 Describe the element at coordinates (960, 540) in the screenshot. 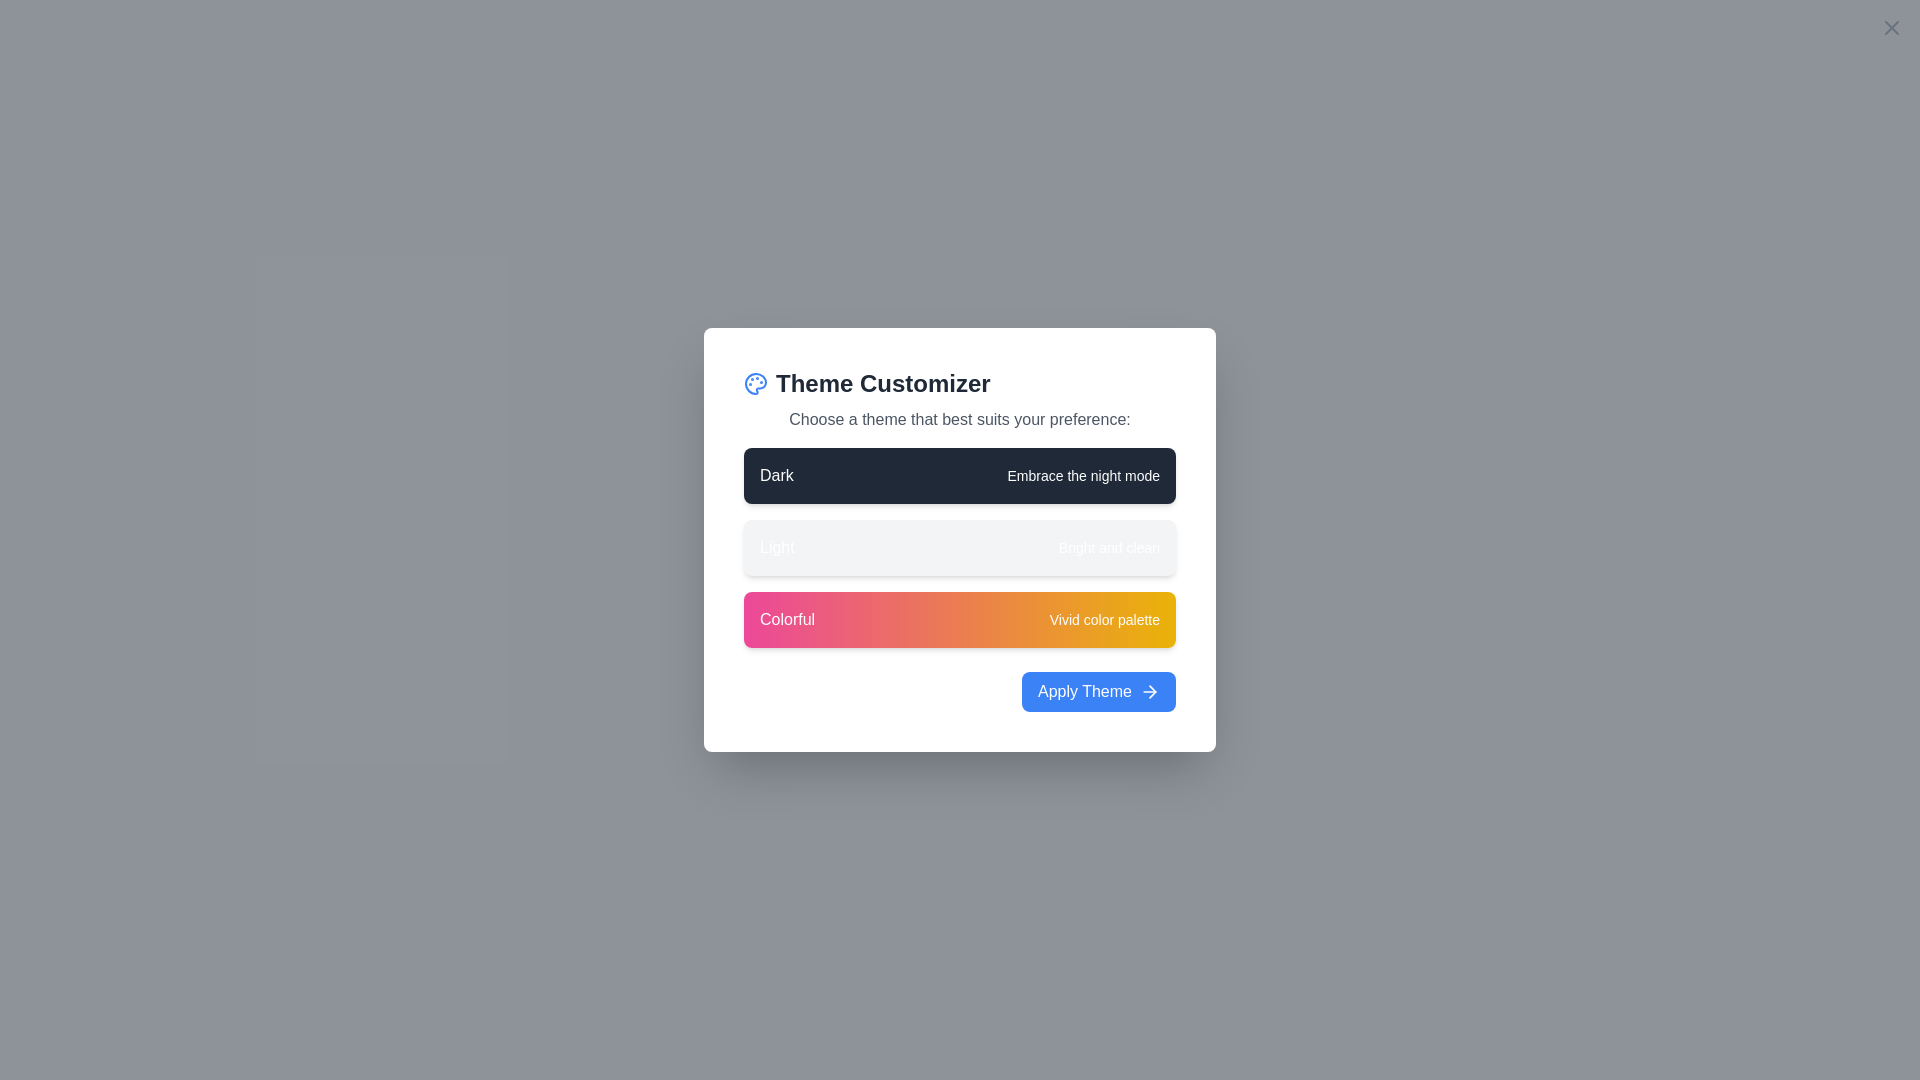

I see `one of the theme options within the 'Theme Customizer' section` at that location.